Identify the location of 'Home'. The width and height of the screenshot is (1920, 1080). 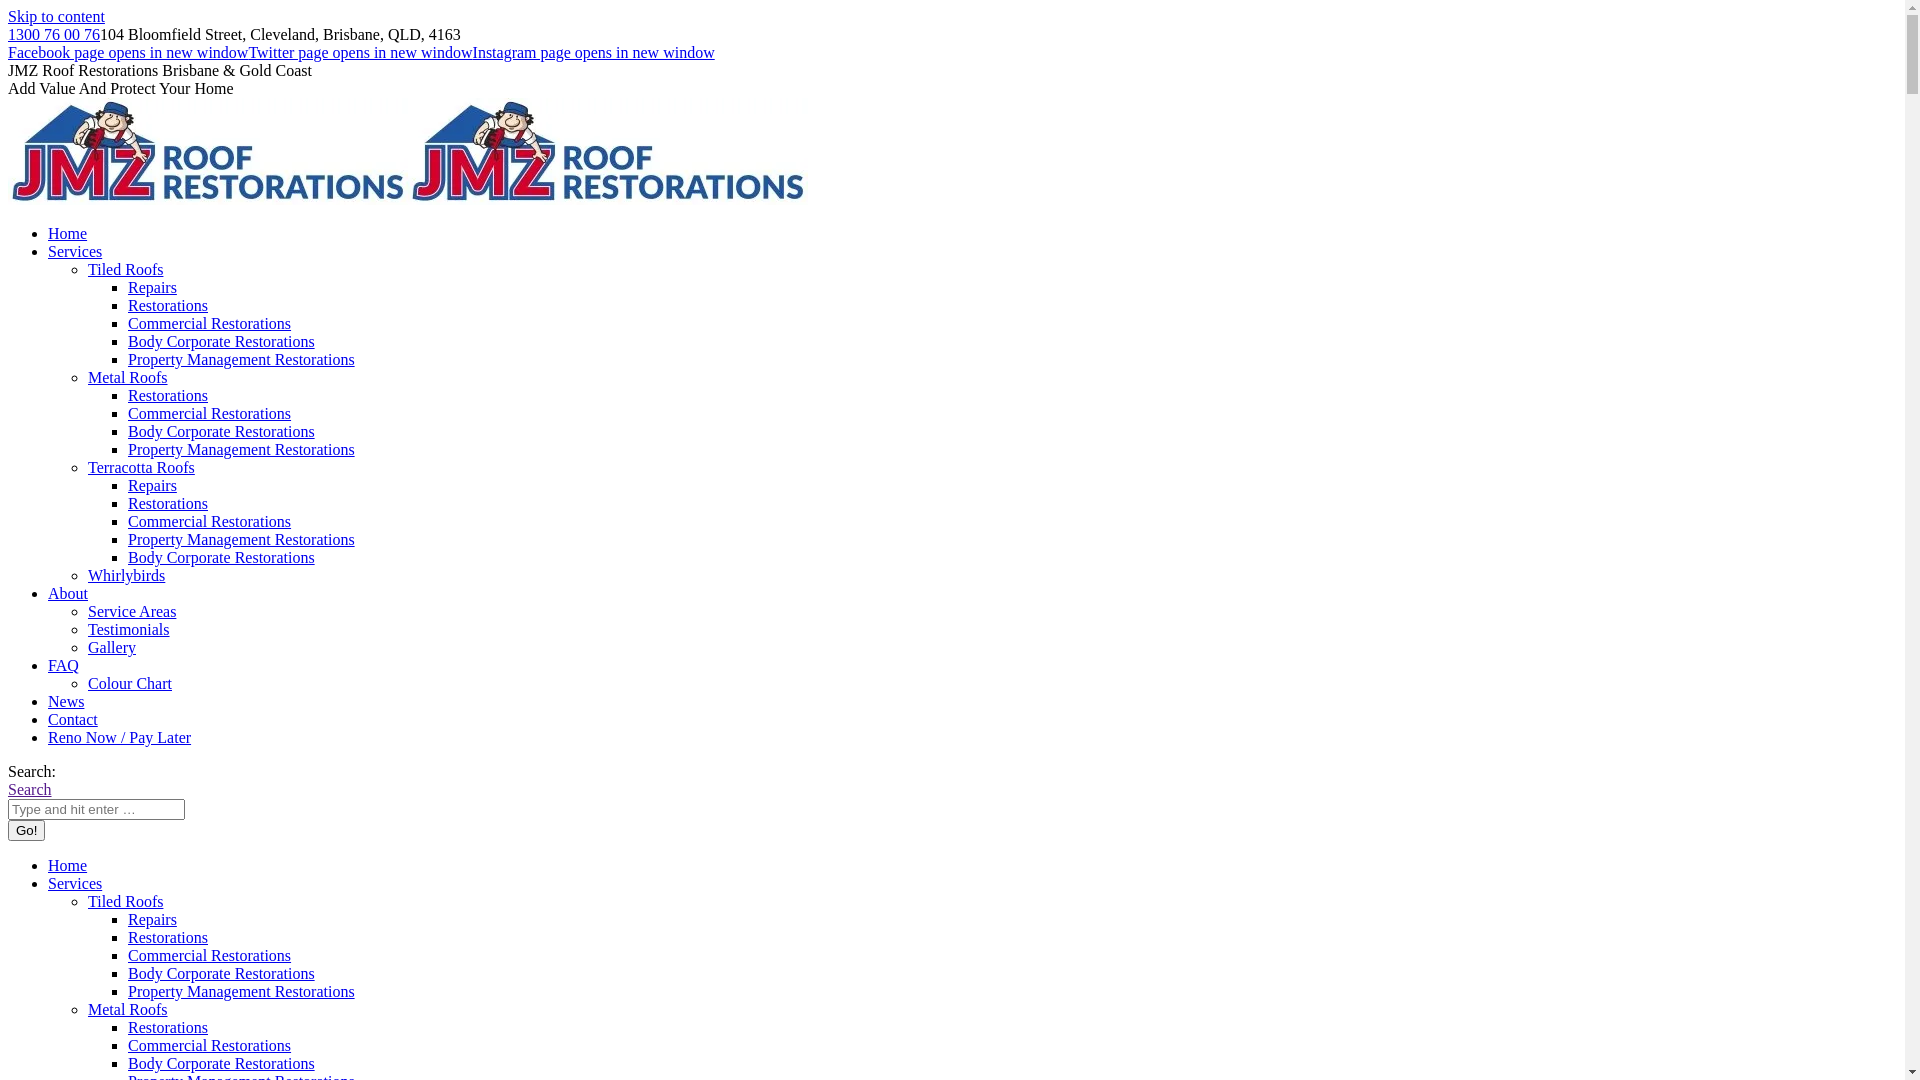
(67, 864).